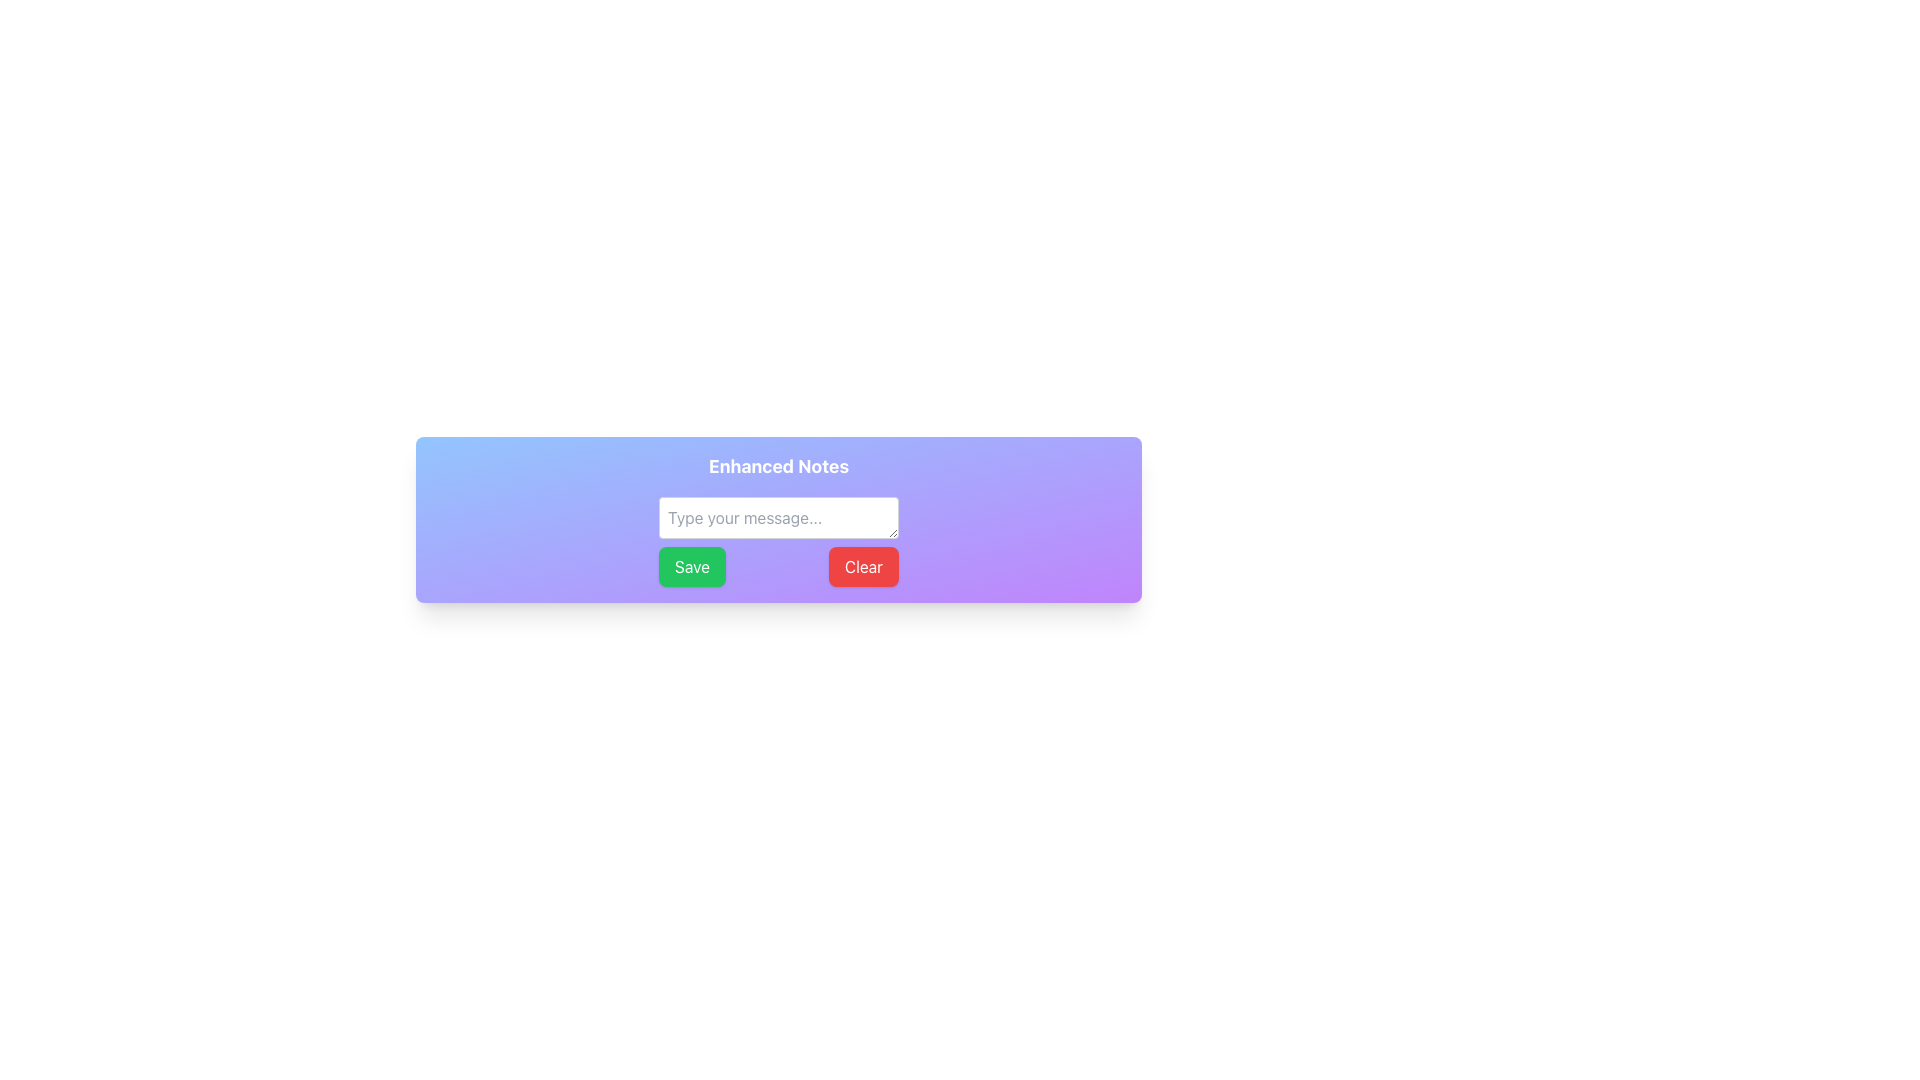 This screenshot has width=1920, height=1080. Describe the element at coordinates (864, 567) in the screenshot. I see `the clear/reset button located to the right of the 'Save' button` at that location.